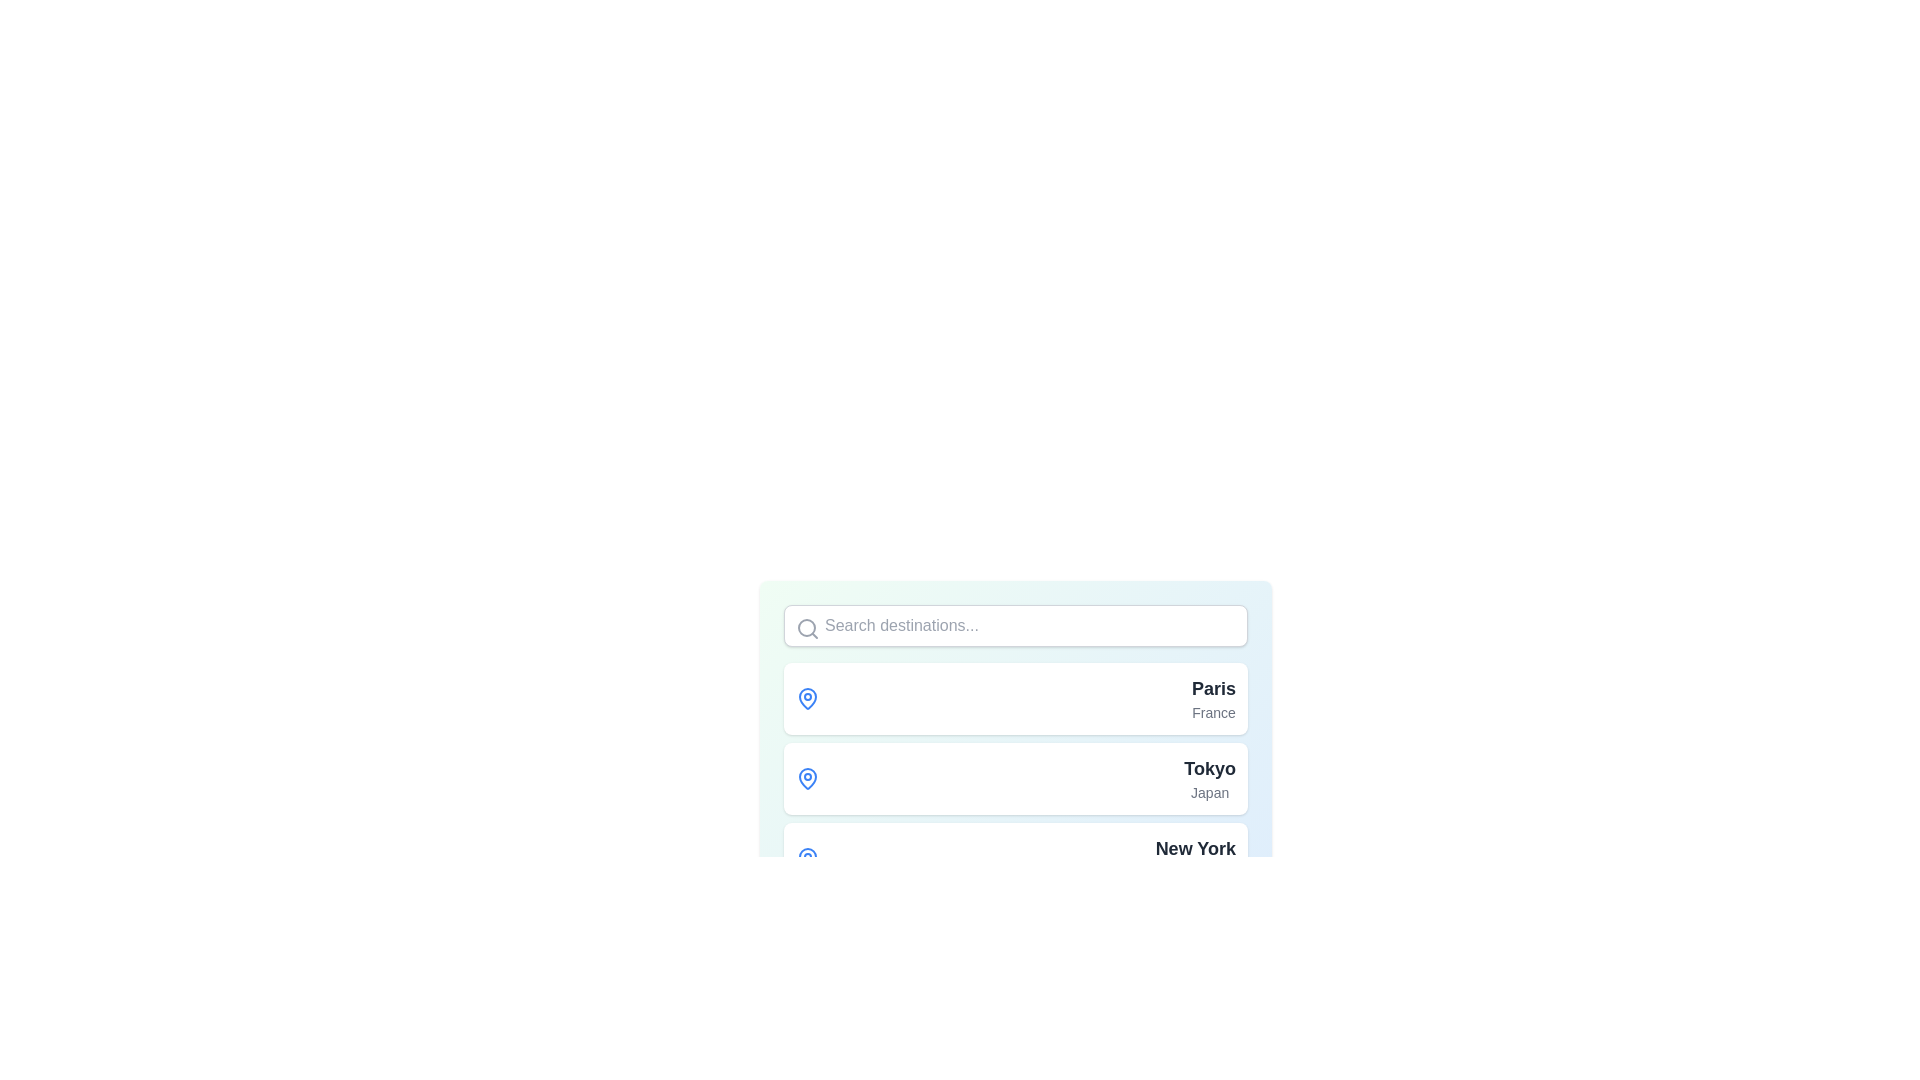 This screenshot has height=1080, width=1920. I want to click on the map pin marker icon located at the top left corner of the first line of the list of destinations, next to the label 'Paris, France', so click(807, 697).